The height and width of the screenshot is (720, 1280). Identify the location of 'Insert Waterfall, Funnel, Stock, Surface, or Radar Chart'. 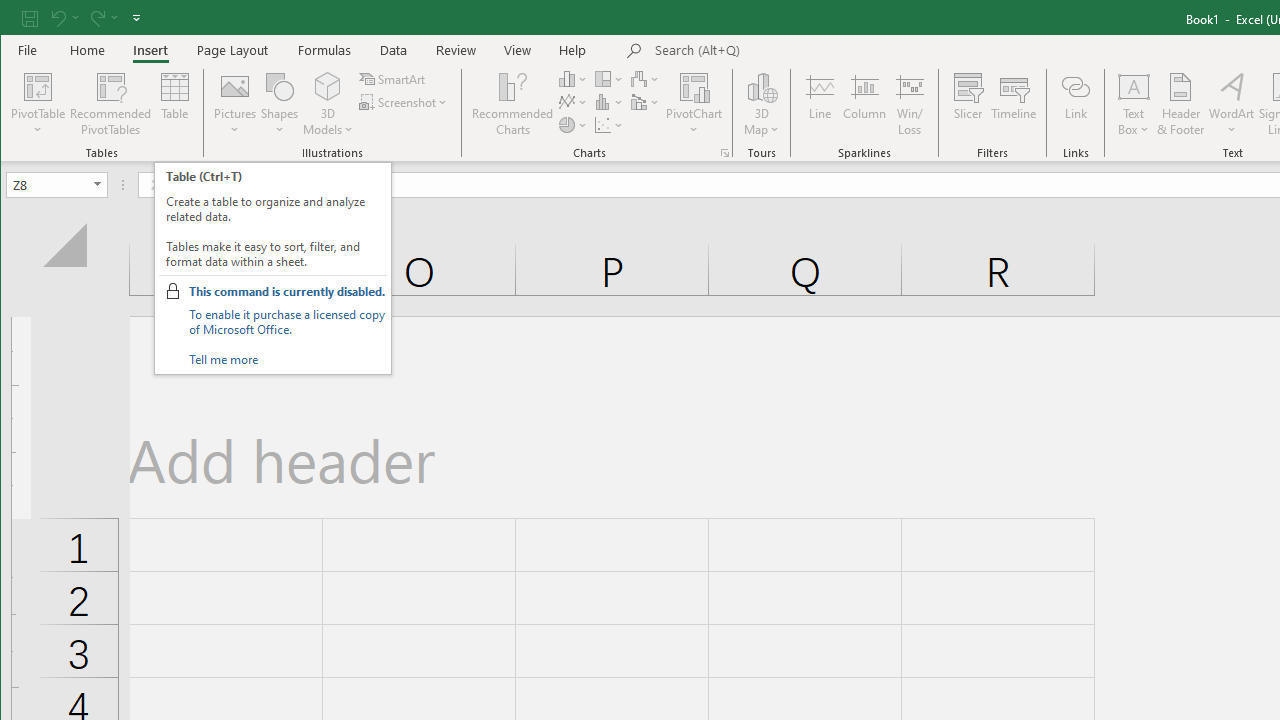
(646, 78).